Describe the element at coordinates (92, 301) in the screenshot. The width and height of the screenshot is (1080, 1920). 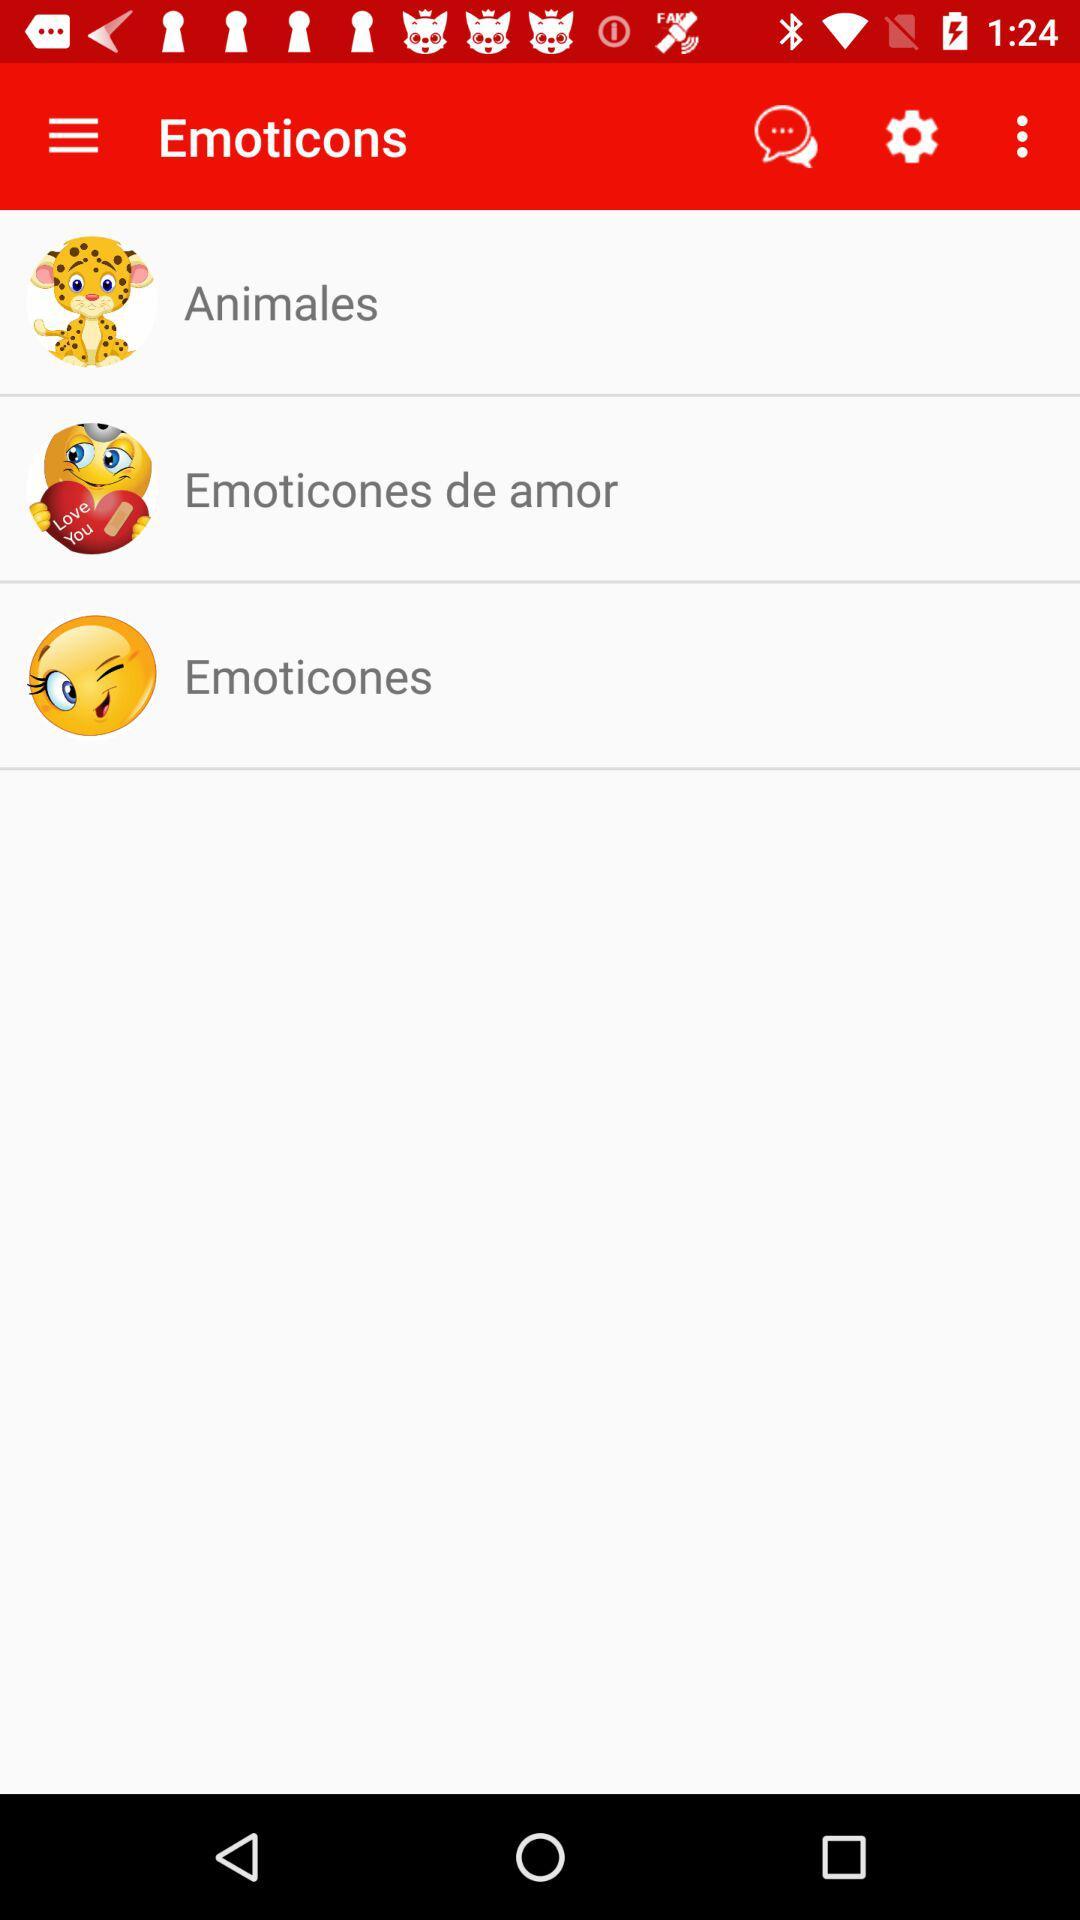
I see `the logo beside animales` at that location.